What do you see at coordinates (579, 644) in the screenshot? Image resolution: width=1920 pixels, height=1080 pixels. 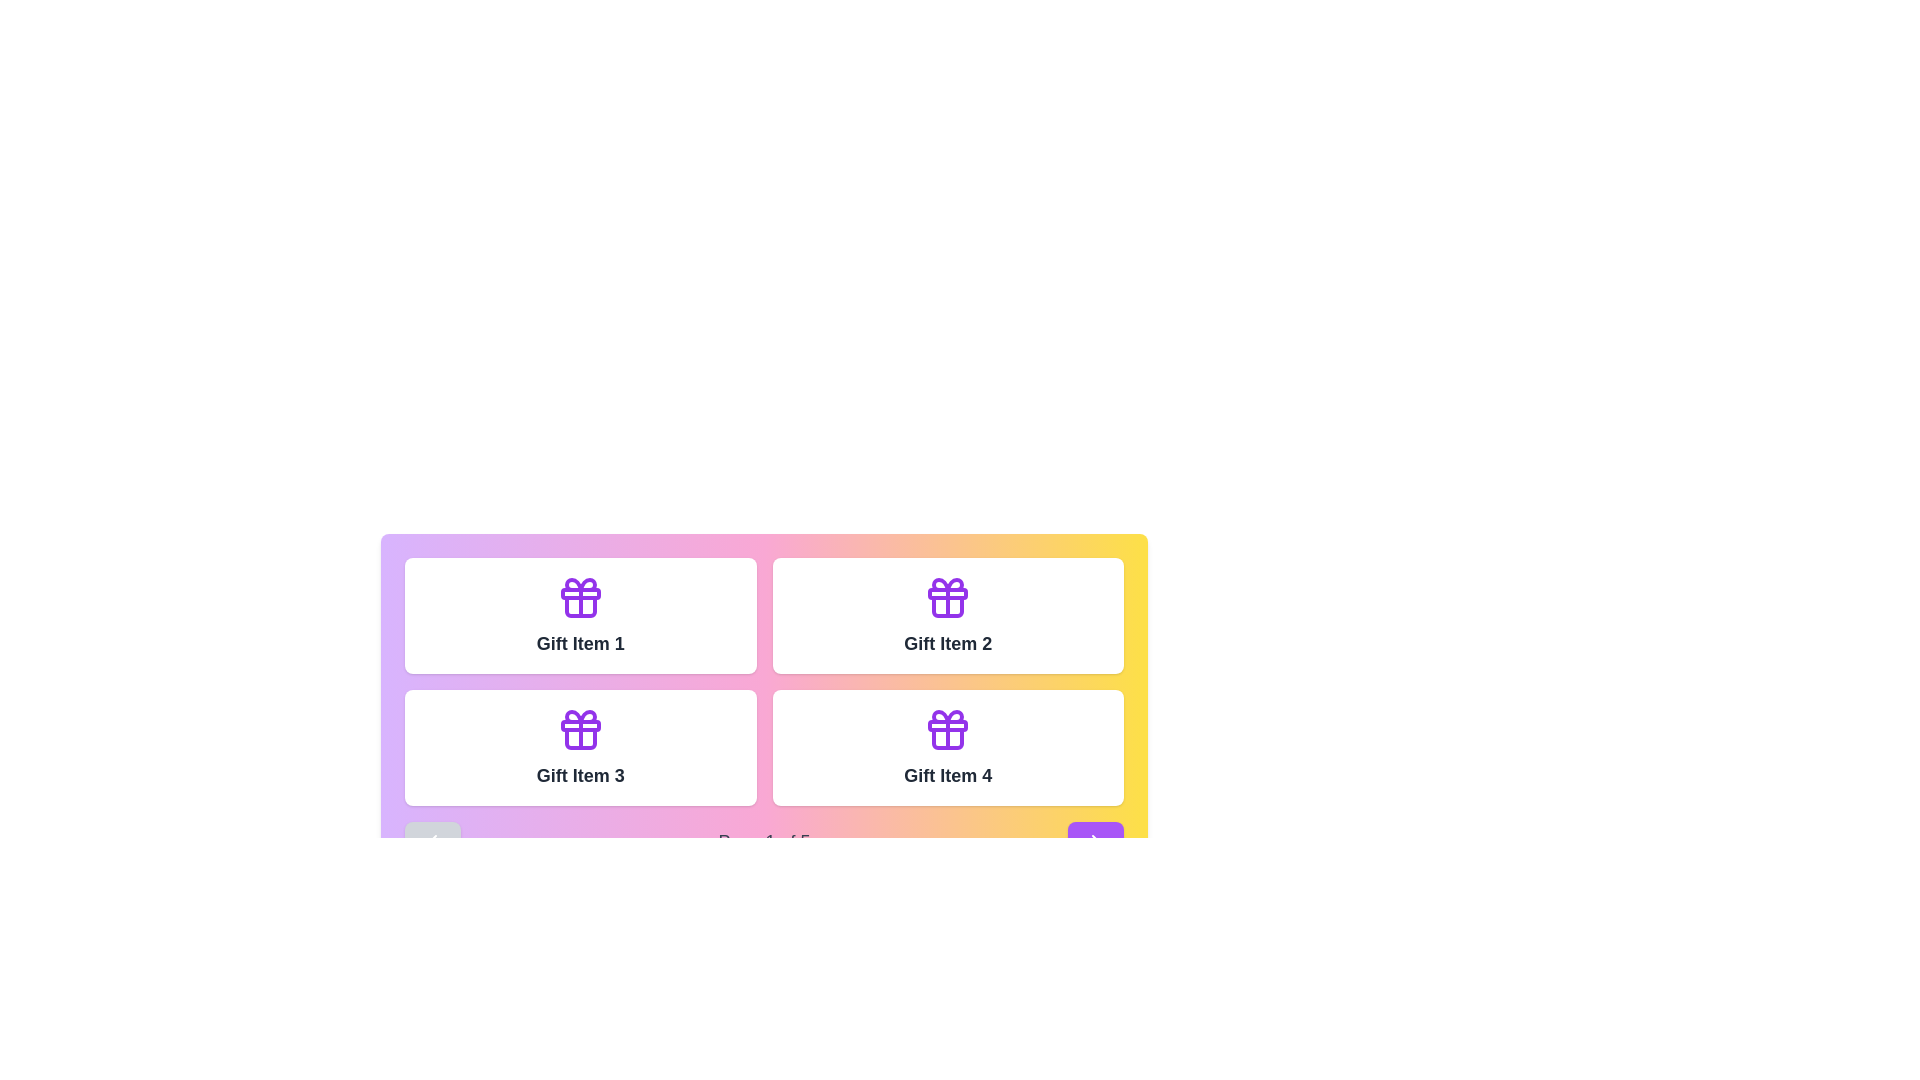 I see `text label displaying 'Gift Item 1' which is bold and dark gray, located below the purple gift box icon in the top-left card of the grid layout` at bounding box center [579, 644].